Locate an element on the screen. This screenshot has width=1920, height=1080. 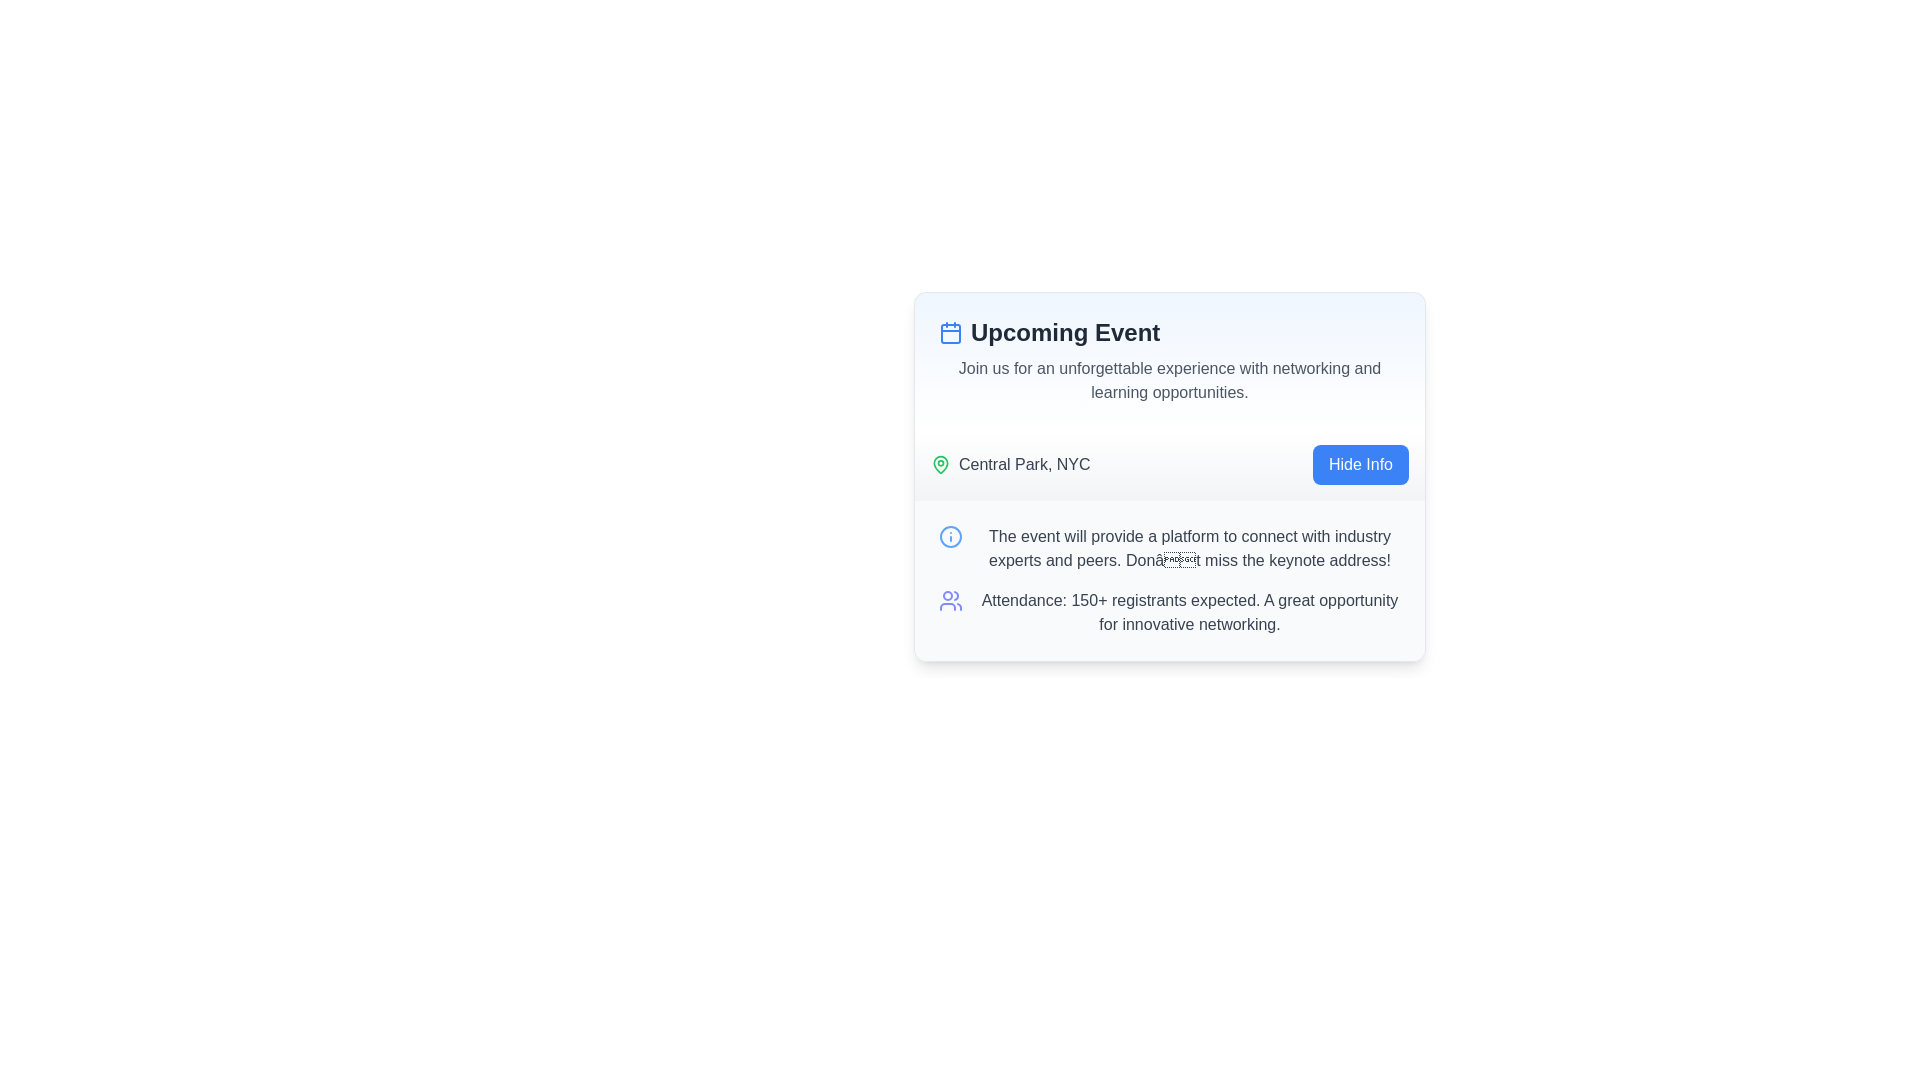
informational text block located horizontally to the right of the info icon, which describes the event's opportunities and features is located at coordinates (1190, 548).